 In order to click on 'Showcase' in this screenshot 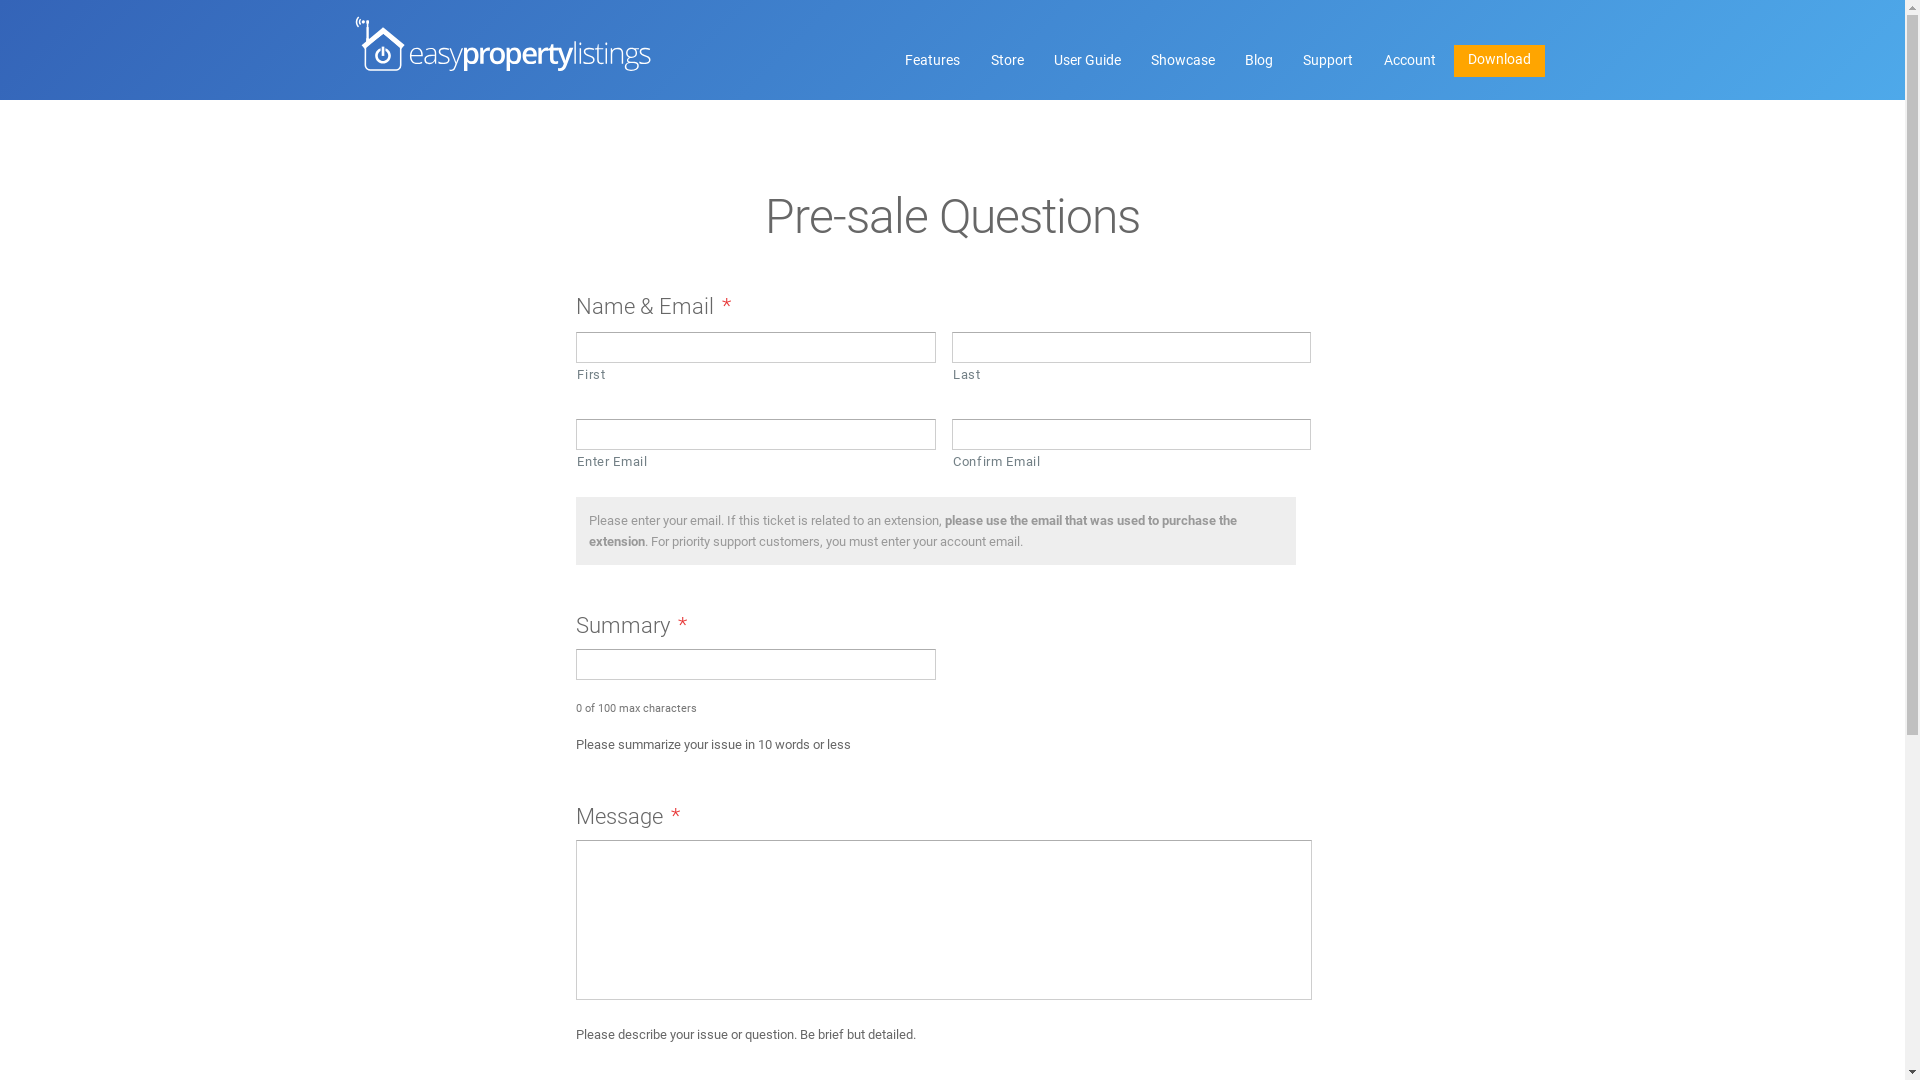, I will do `click(1182, 60)`.